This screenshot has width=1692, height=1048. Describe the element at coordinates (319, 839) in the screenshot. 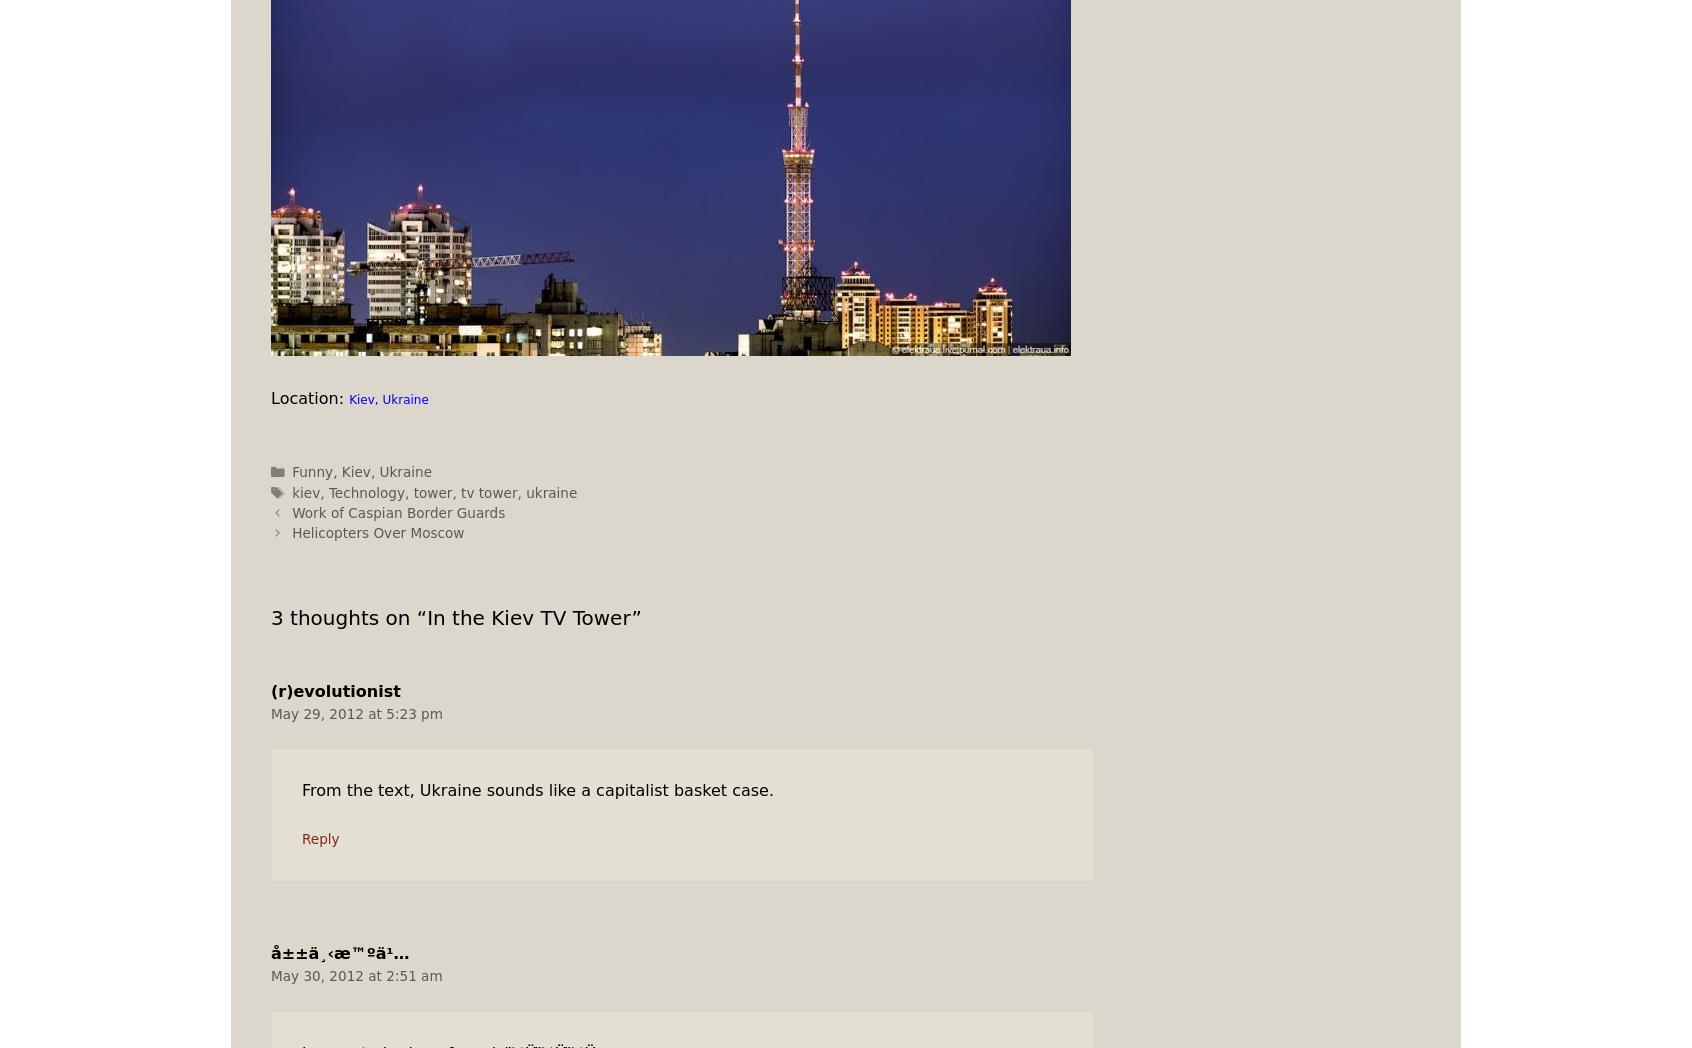

I see `'Reply'` at that location.